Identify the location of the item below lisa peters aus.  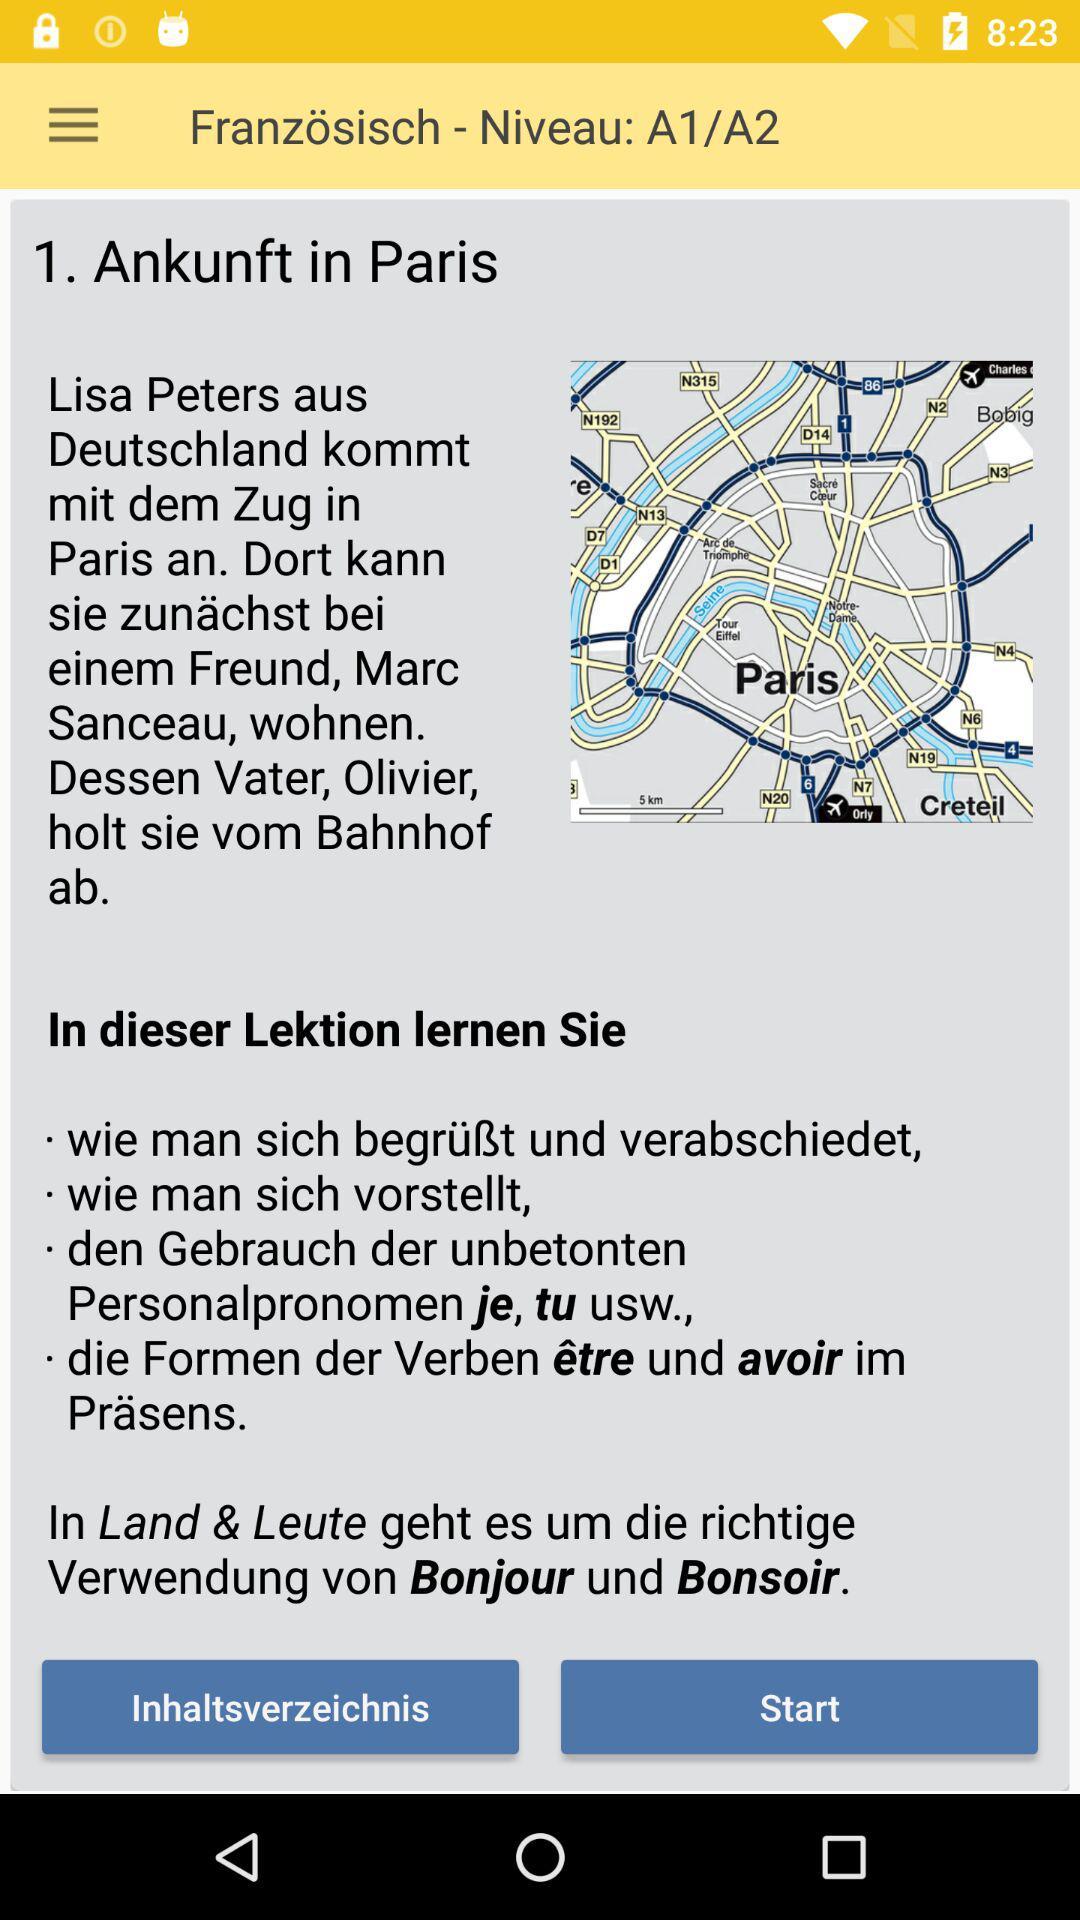
(540, 1301).